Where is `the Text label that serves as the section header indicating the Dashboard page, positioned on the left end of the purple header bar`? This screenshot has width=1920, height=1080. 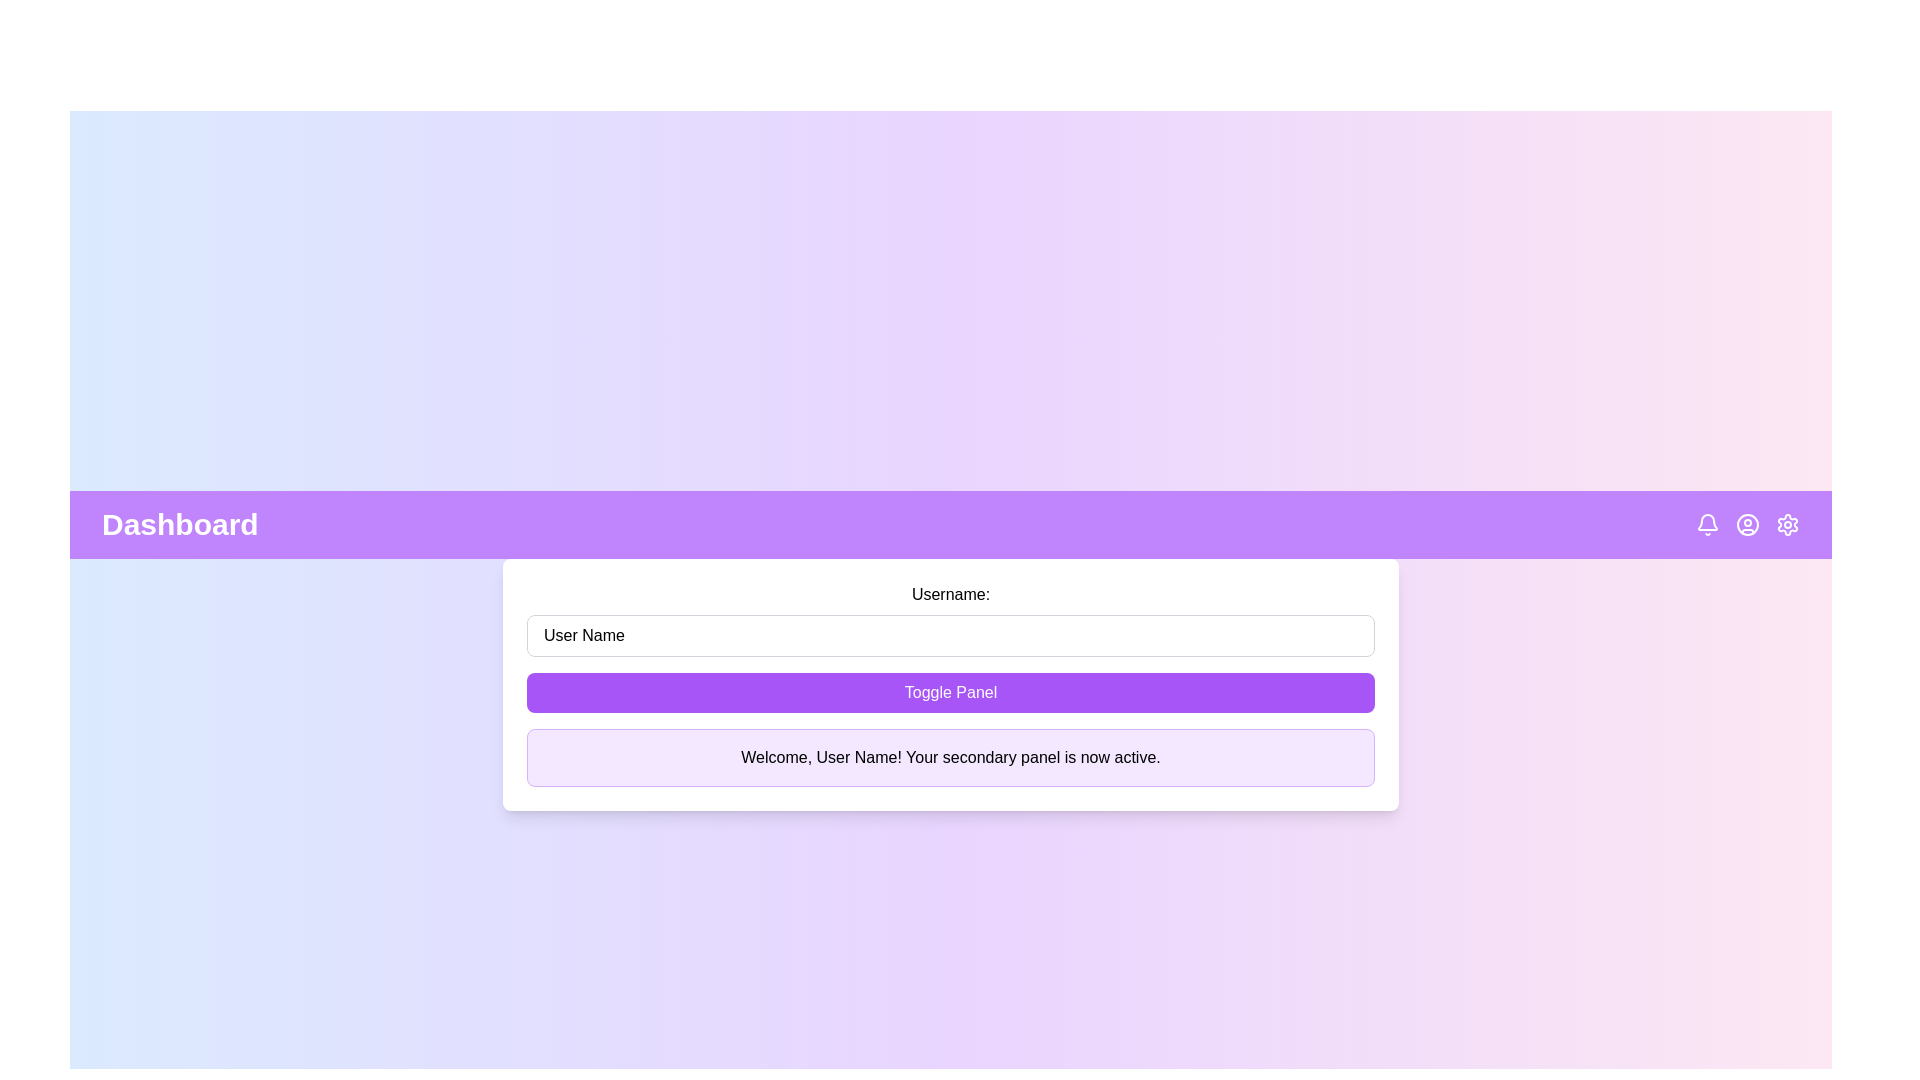 the Text label that serves as the section header indicating the Dashboard page, positioned on the left end of the purple header bar is located at coordinates (180, 523).